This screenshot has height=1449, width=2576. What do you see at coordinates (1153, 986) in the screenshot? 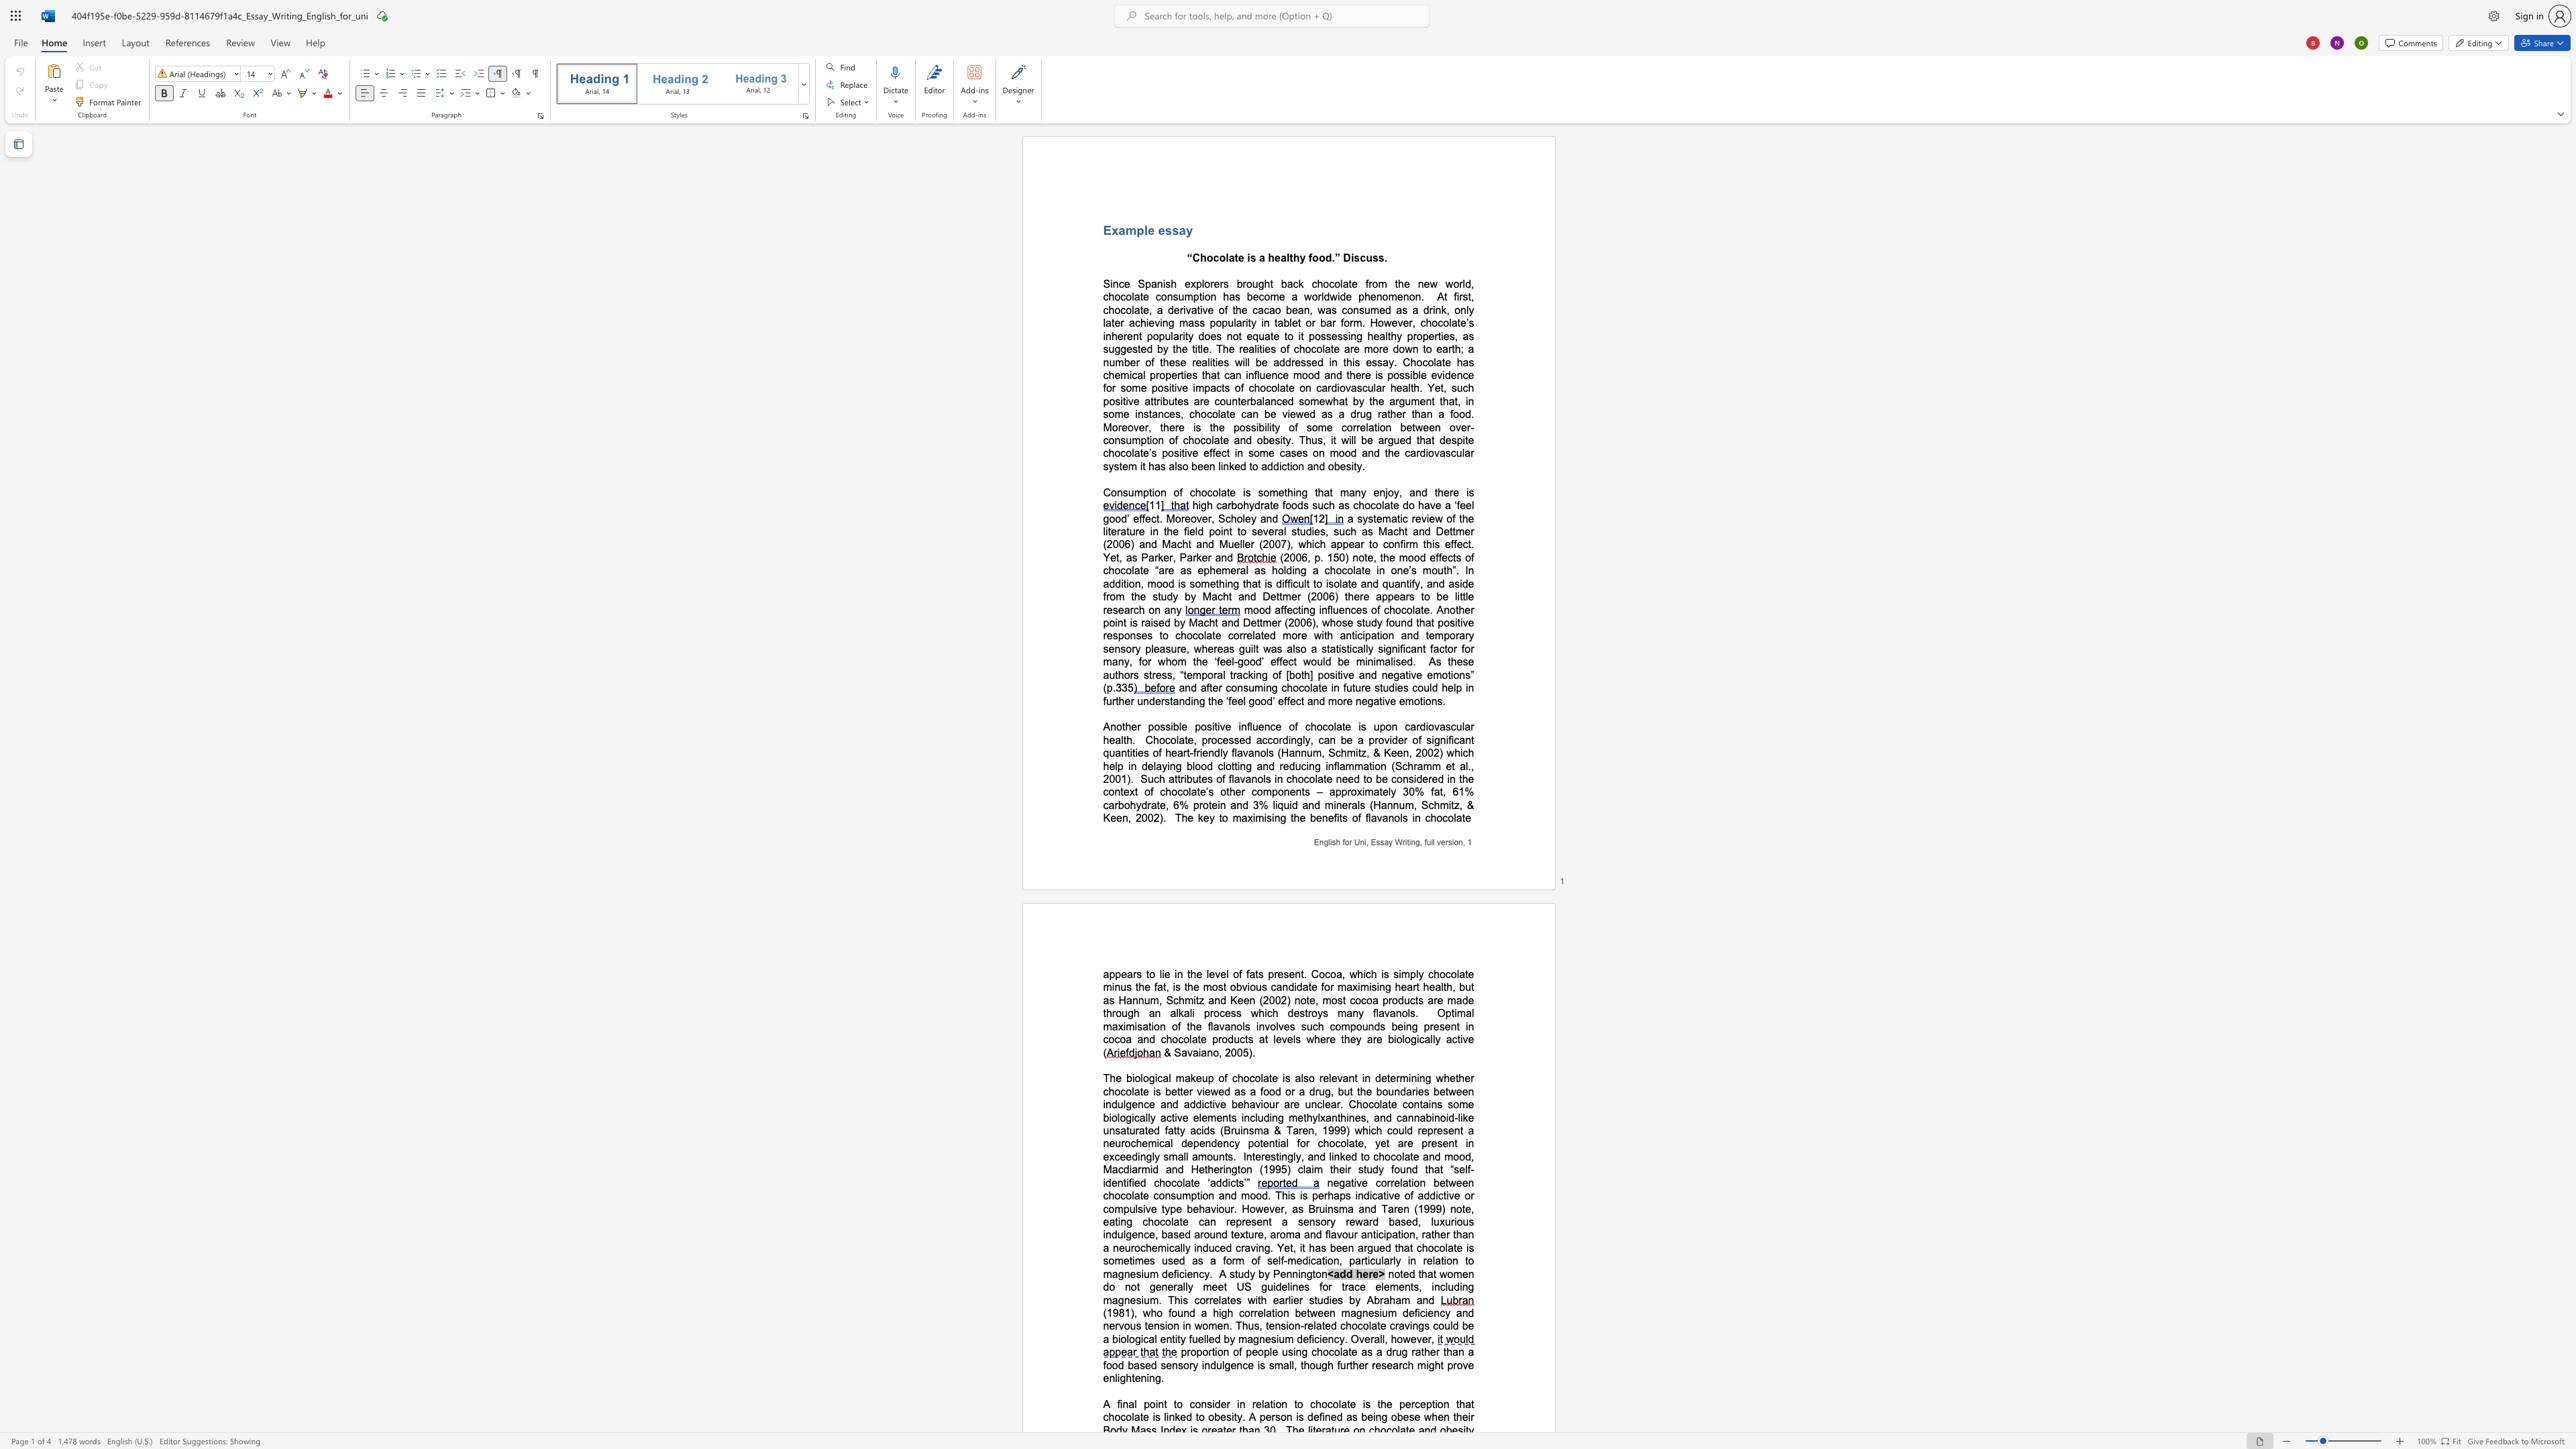
I see `the subset text "fat, is the most obvious candidate for maximising heart health, but as Hannum, Schmitz and Keen (2002) note, most cocoa products are made through an alkali p" within the text "appears to lie in the level of fats present. Cocoa, which is simply chocolate minus the fat, is the most obvious candidate for maximising heart health, but as Hannum, Schmitz and Keen (2002) note, most cocoa products are made through an alkali process which destroys many flavanols"` at bounding box center [1153, 986].